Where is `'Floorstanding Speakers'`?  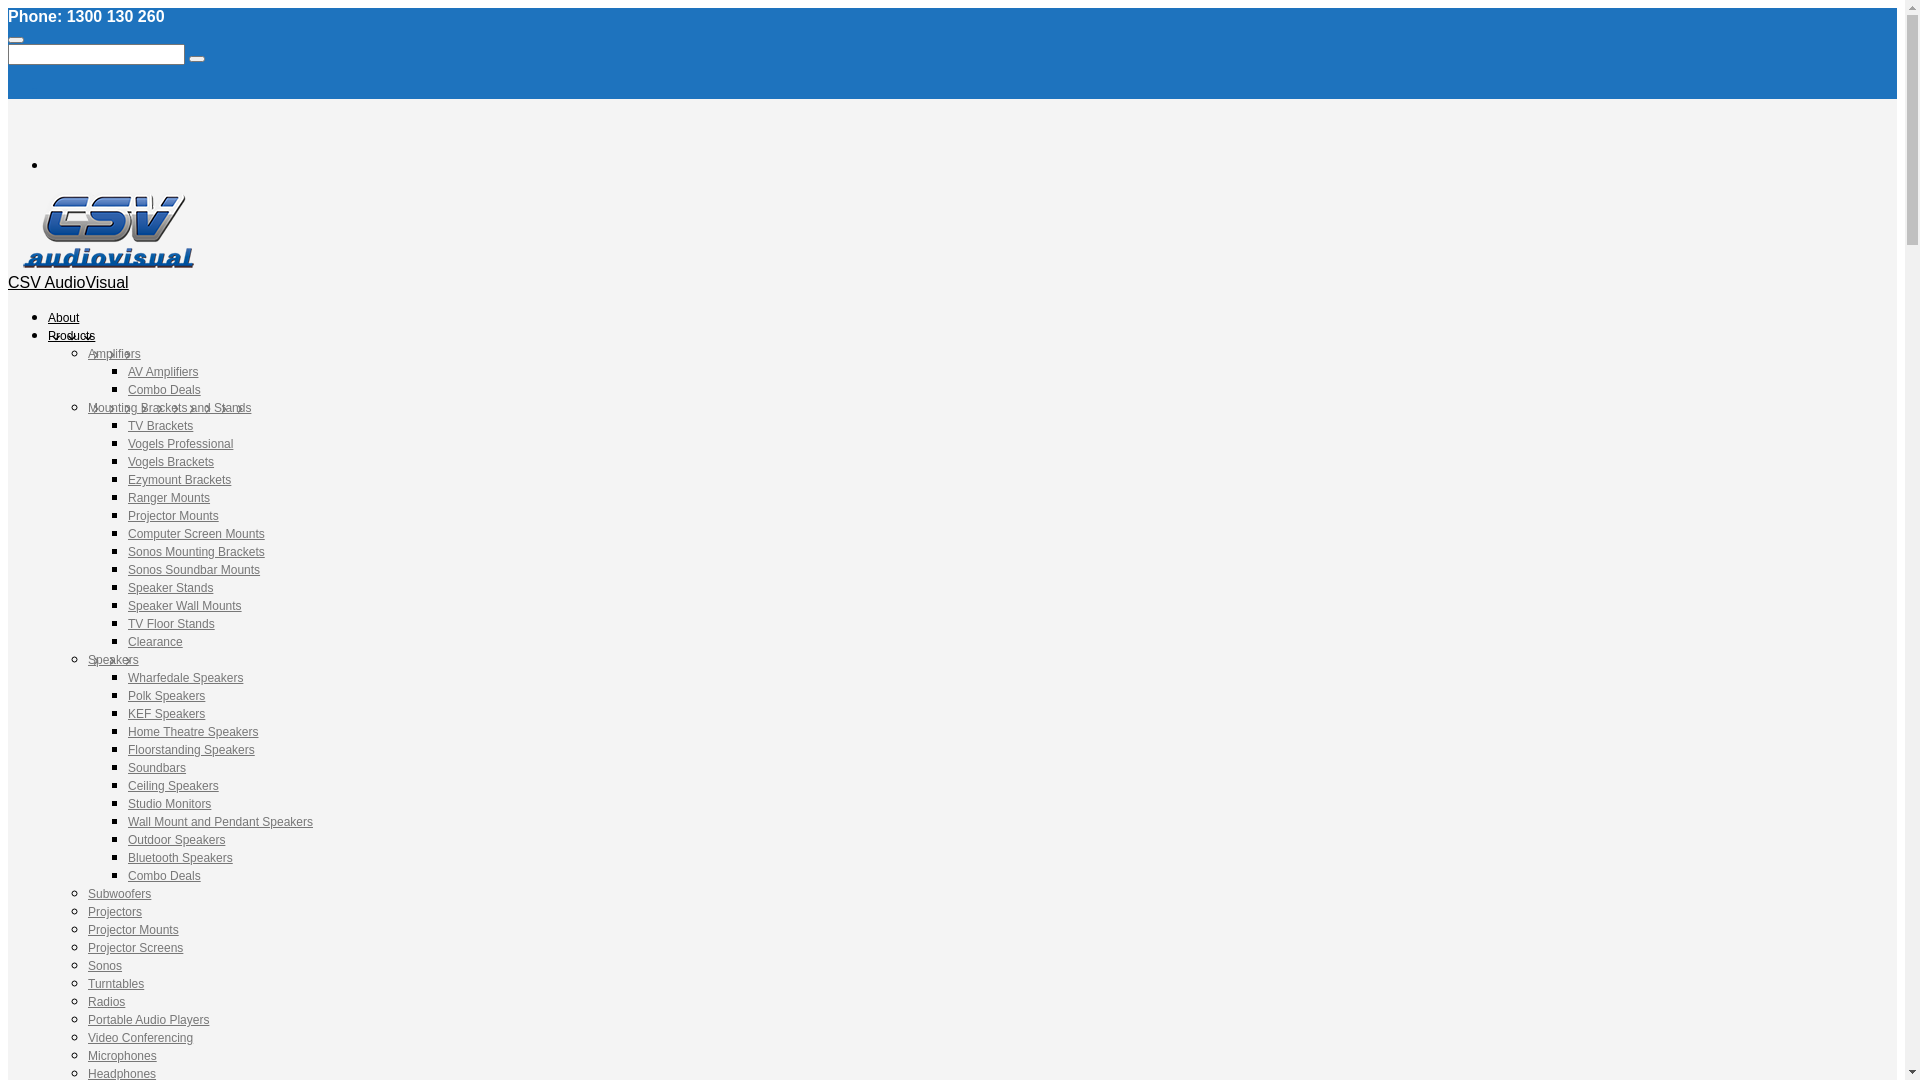
'Floorstanding Speakers' is located at coordinates (191, 749).